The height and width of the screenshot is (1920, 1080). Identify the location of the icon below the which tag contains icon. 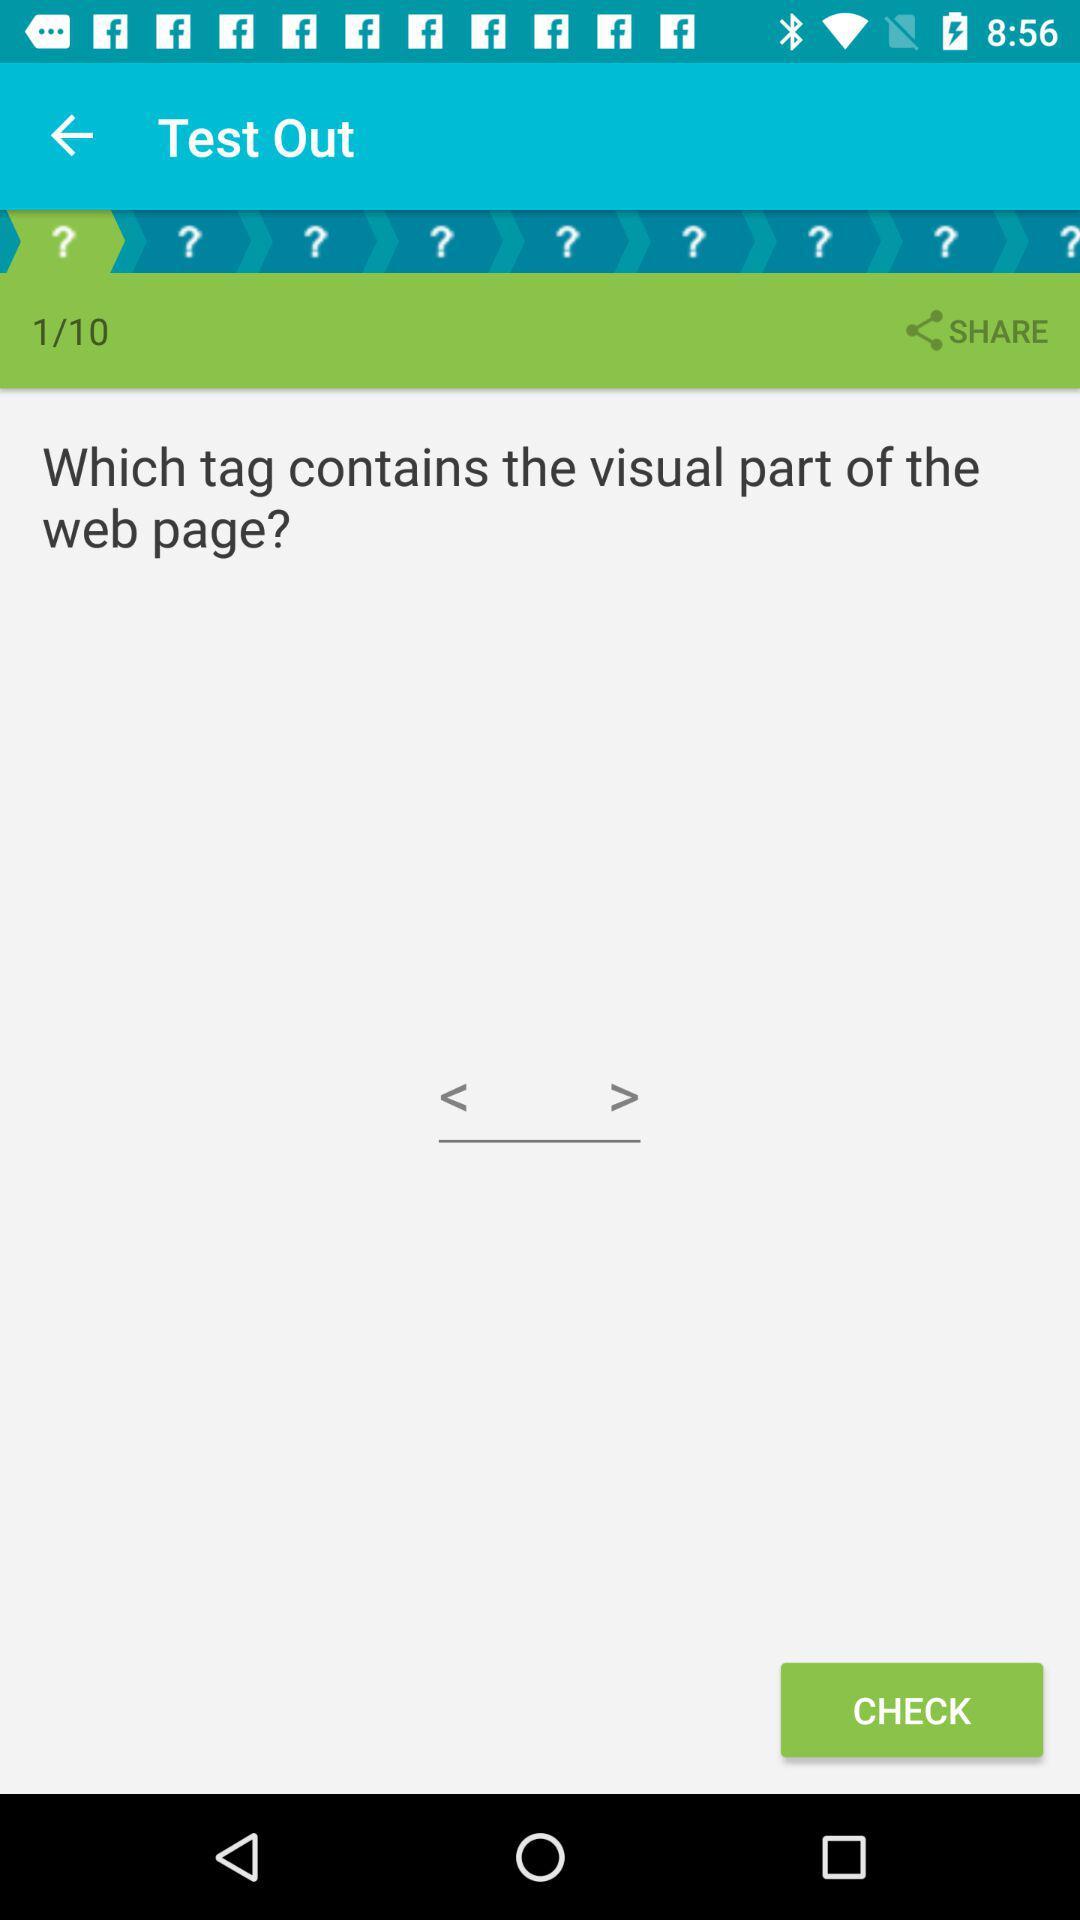
(911, 1708).